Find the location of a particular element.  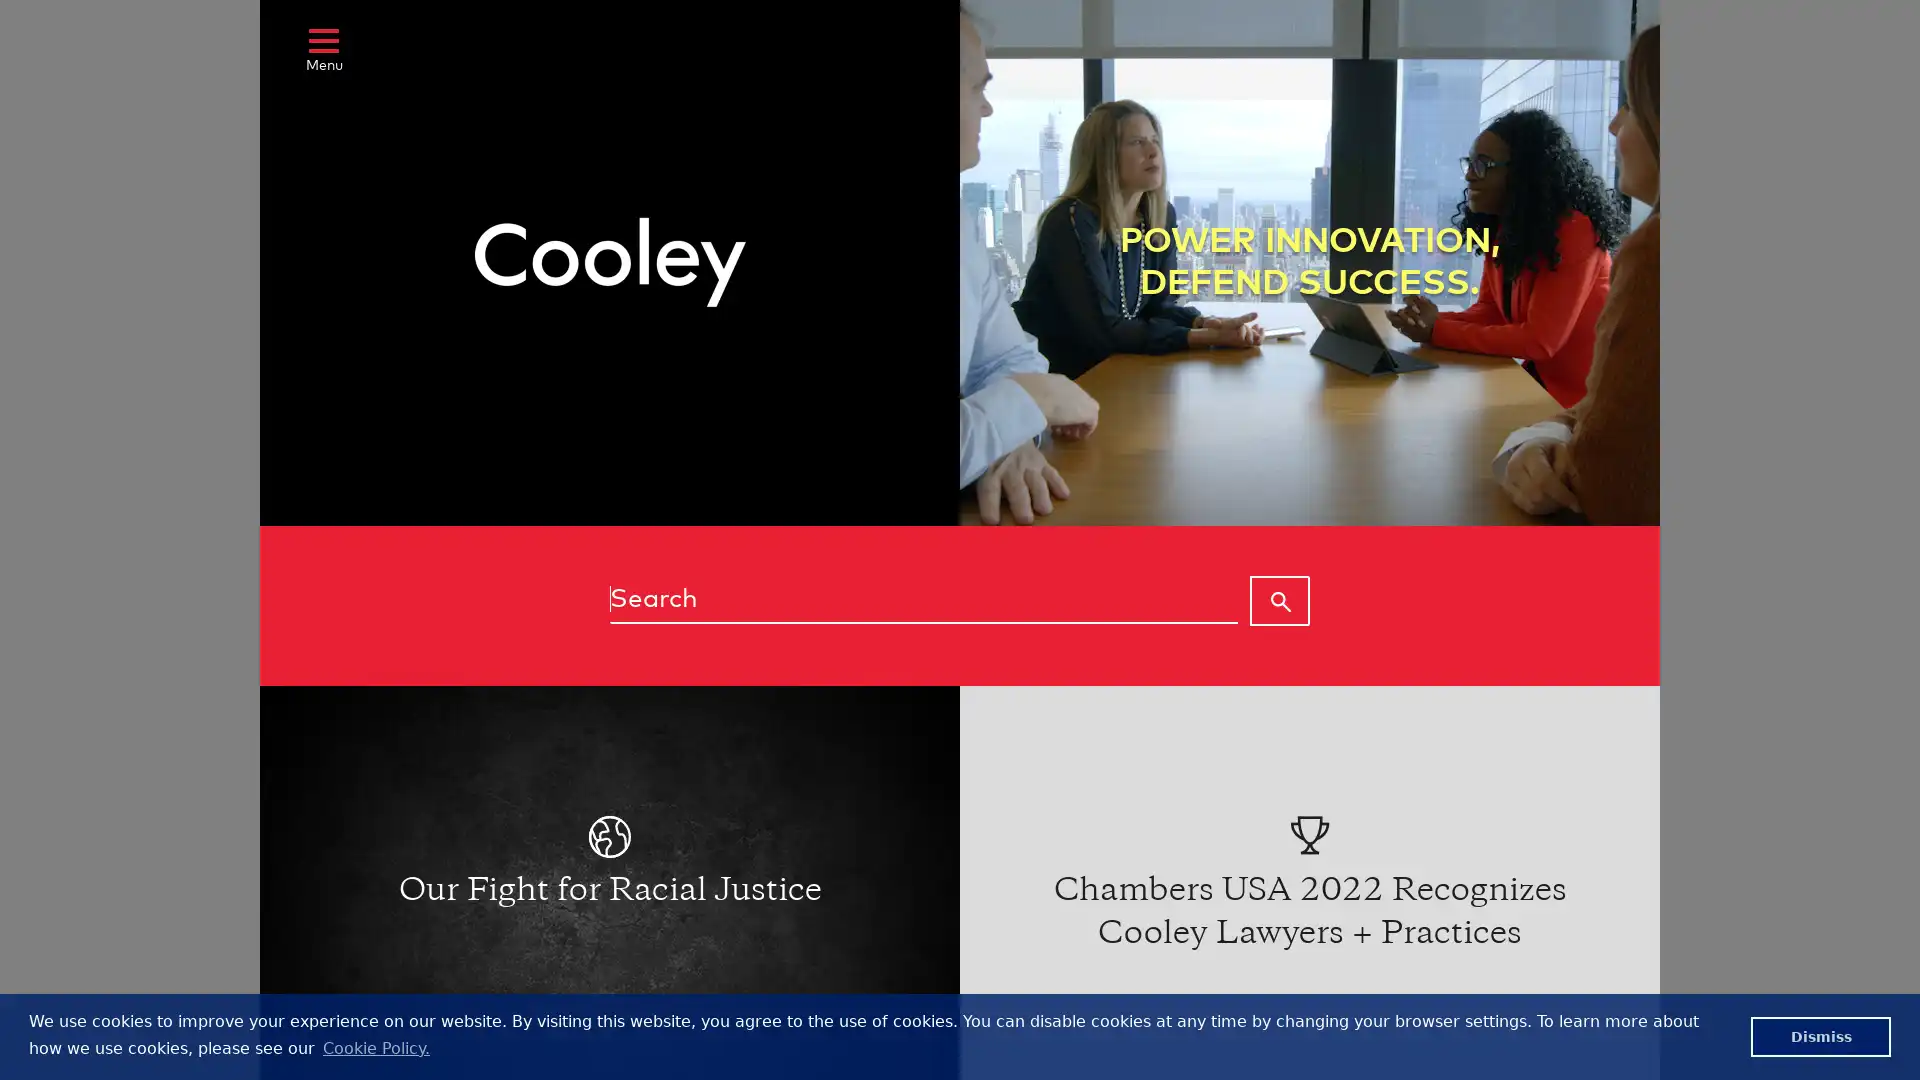

dismiss cookie message is located at coordinates (1820, 1035).